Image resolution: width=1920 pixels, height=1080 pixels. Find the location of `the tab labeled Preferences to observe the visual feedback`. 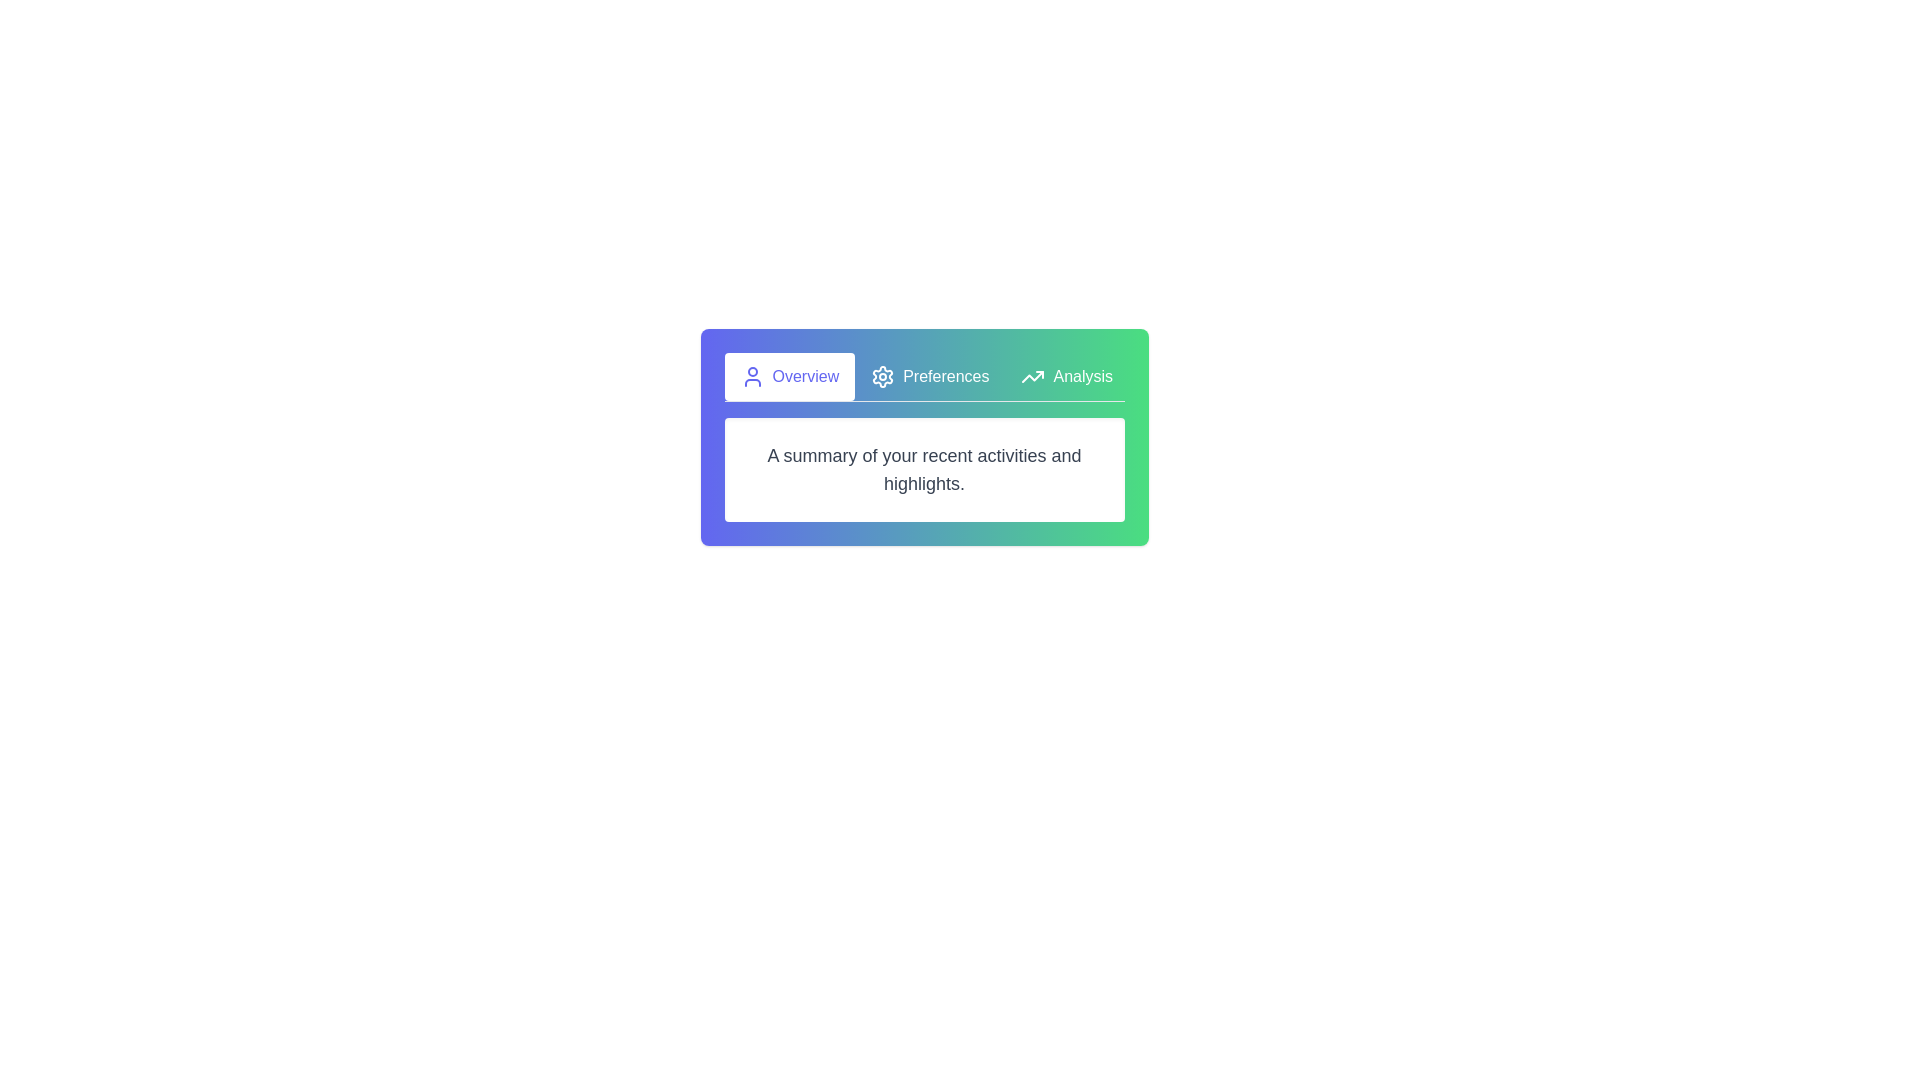

the tab labeled Preferences to observe the visual feedback is located at coordinates (929, 377).